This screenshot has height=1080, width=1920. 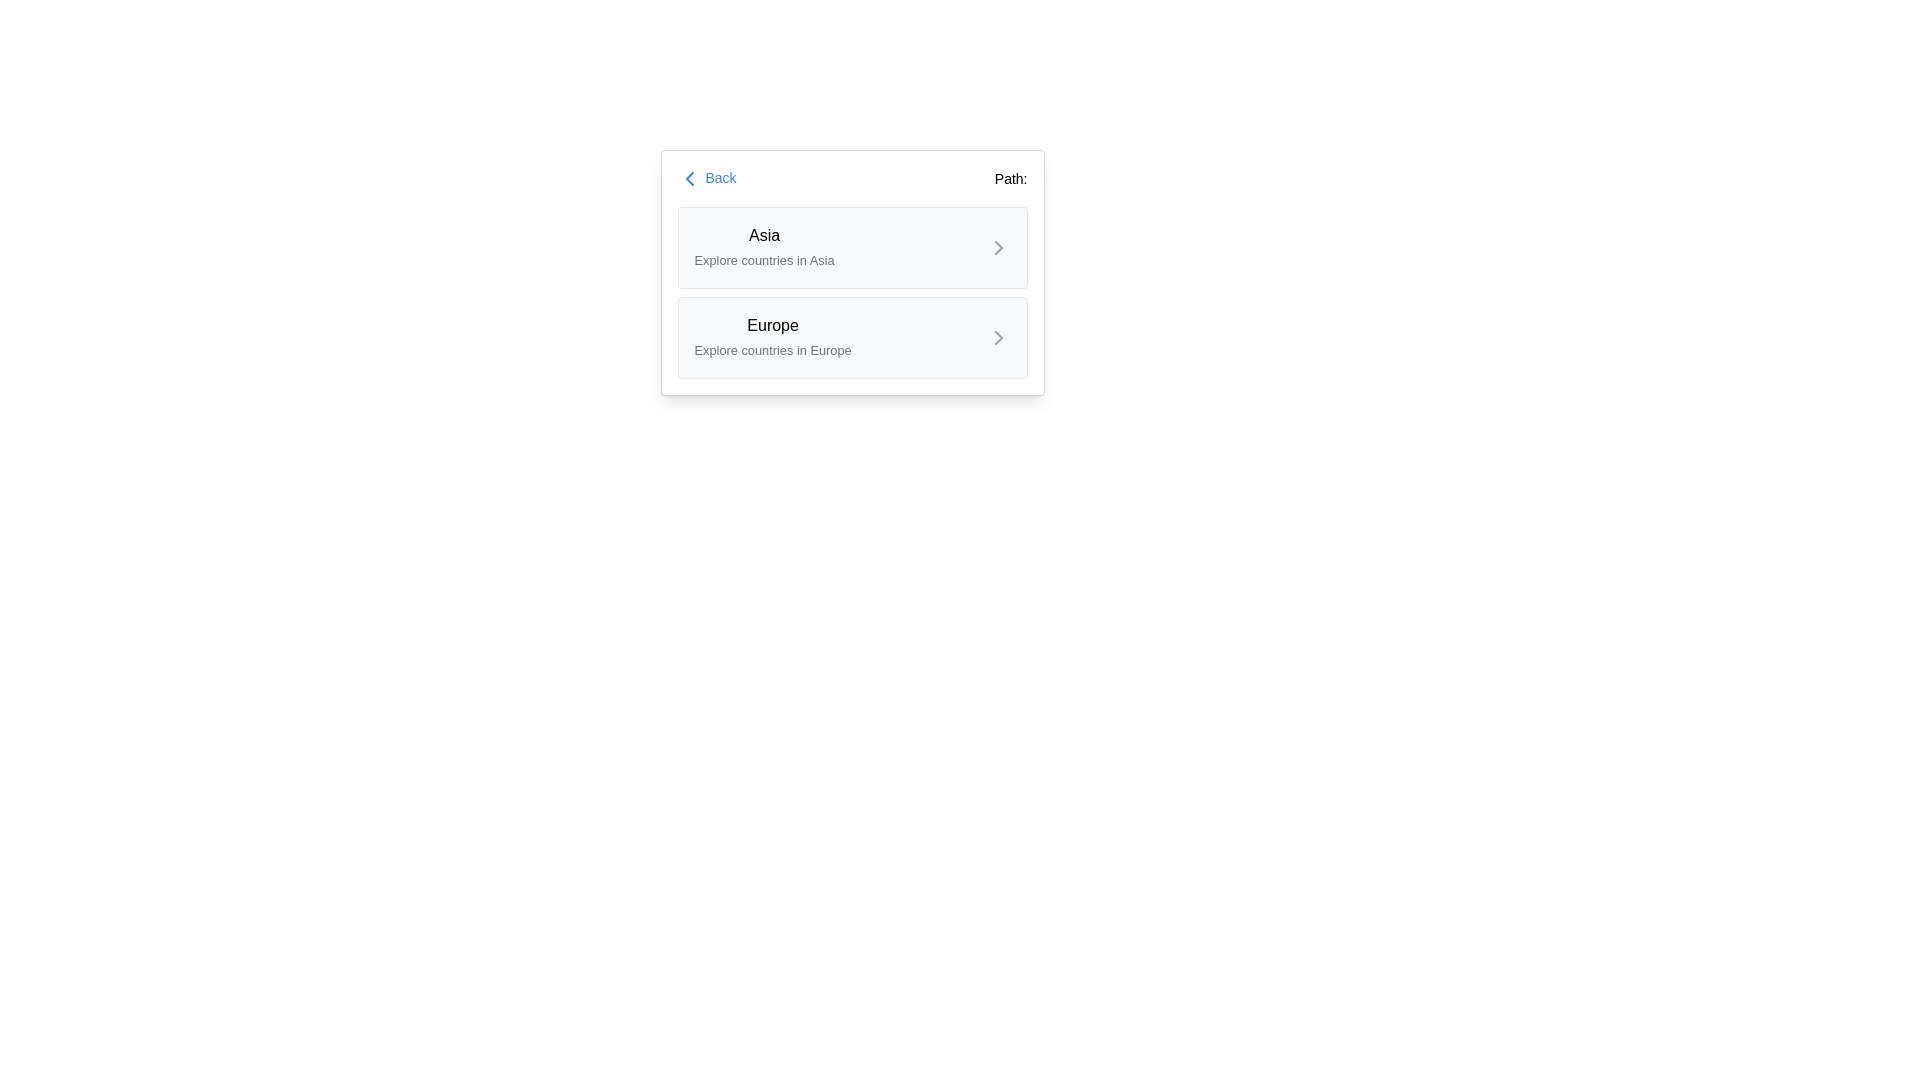 What do you see at coordinates (689, 177) in the screenshot?
I see `the back-navigation arrow icon located at the leftmost end of the navigation bar` at bounding box center [689, 177].